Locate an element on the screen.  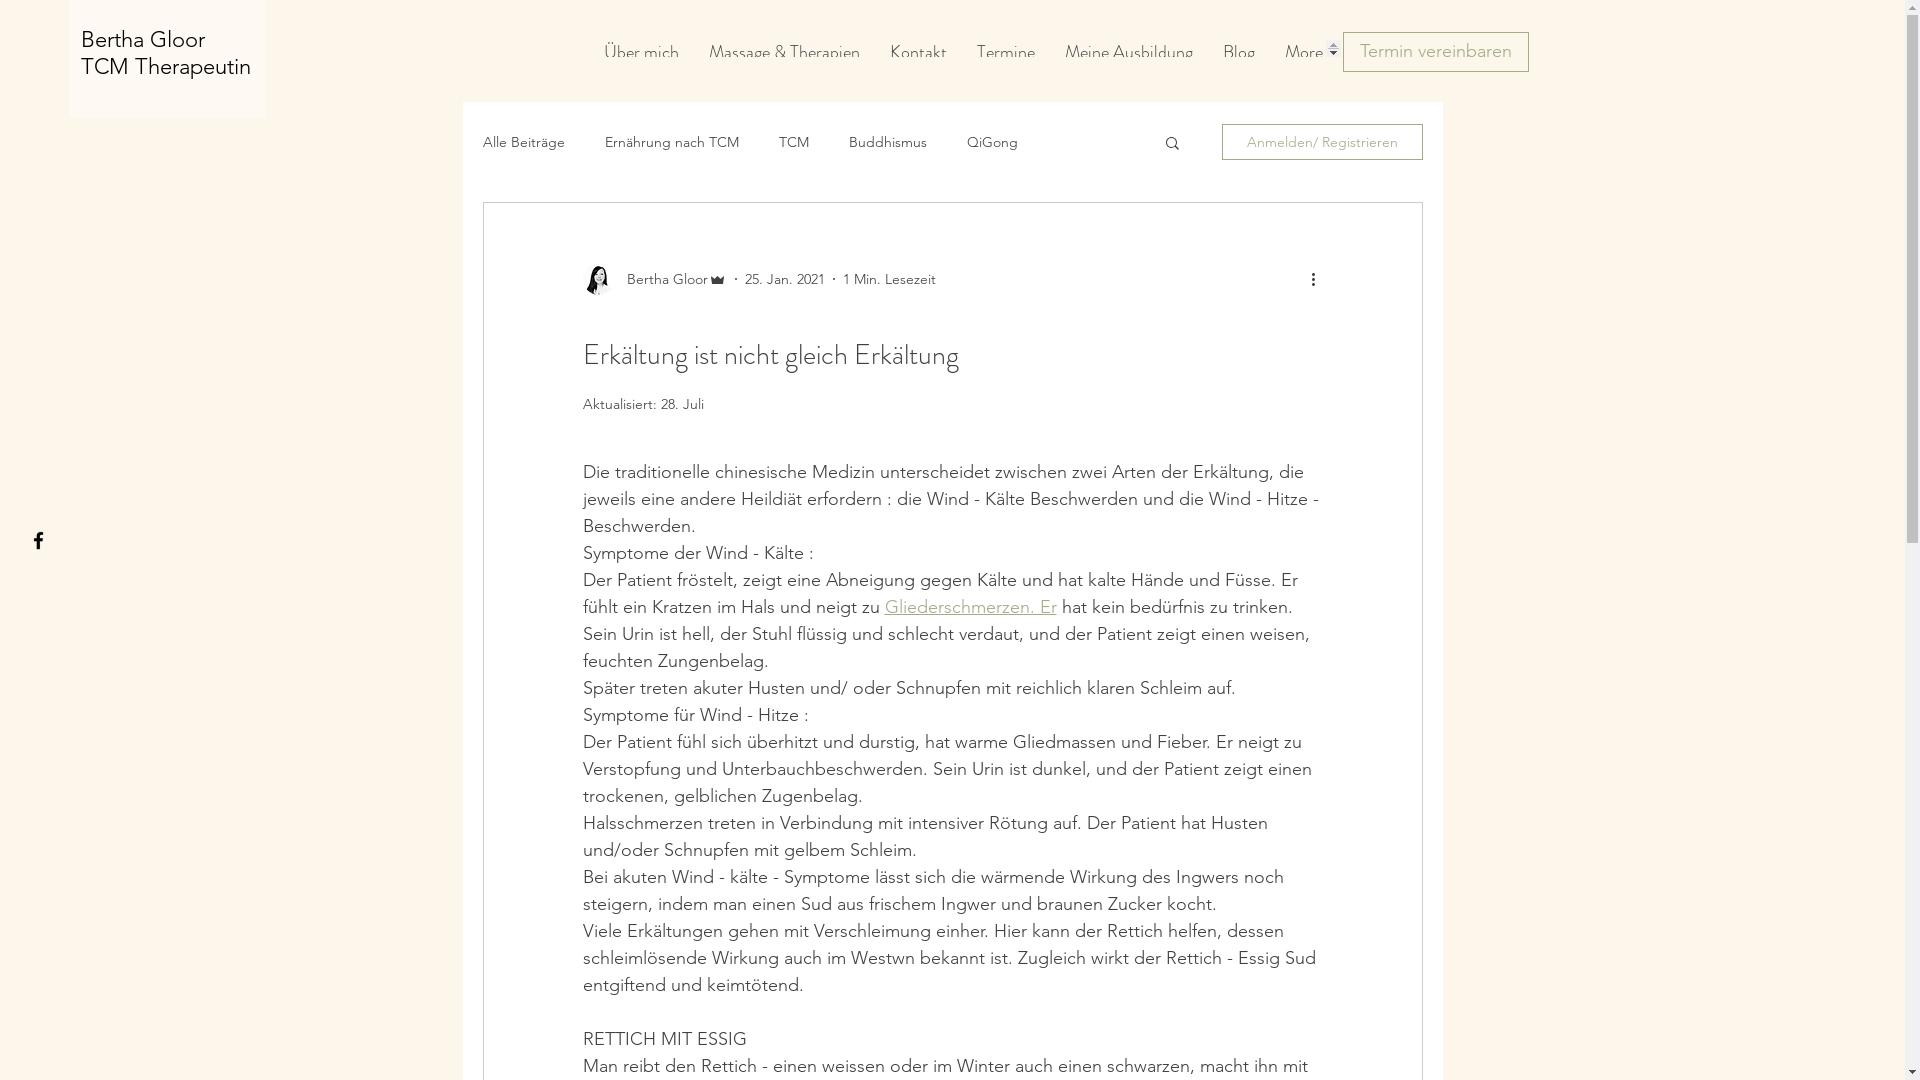
'Termine' is located at coordinates (1006, 47).